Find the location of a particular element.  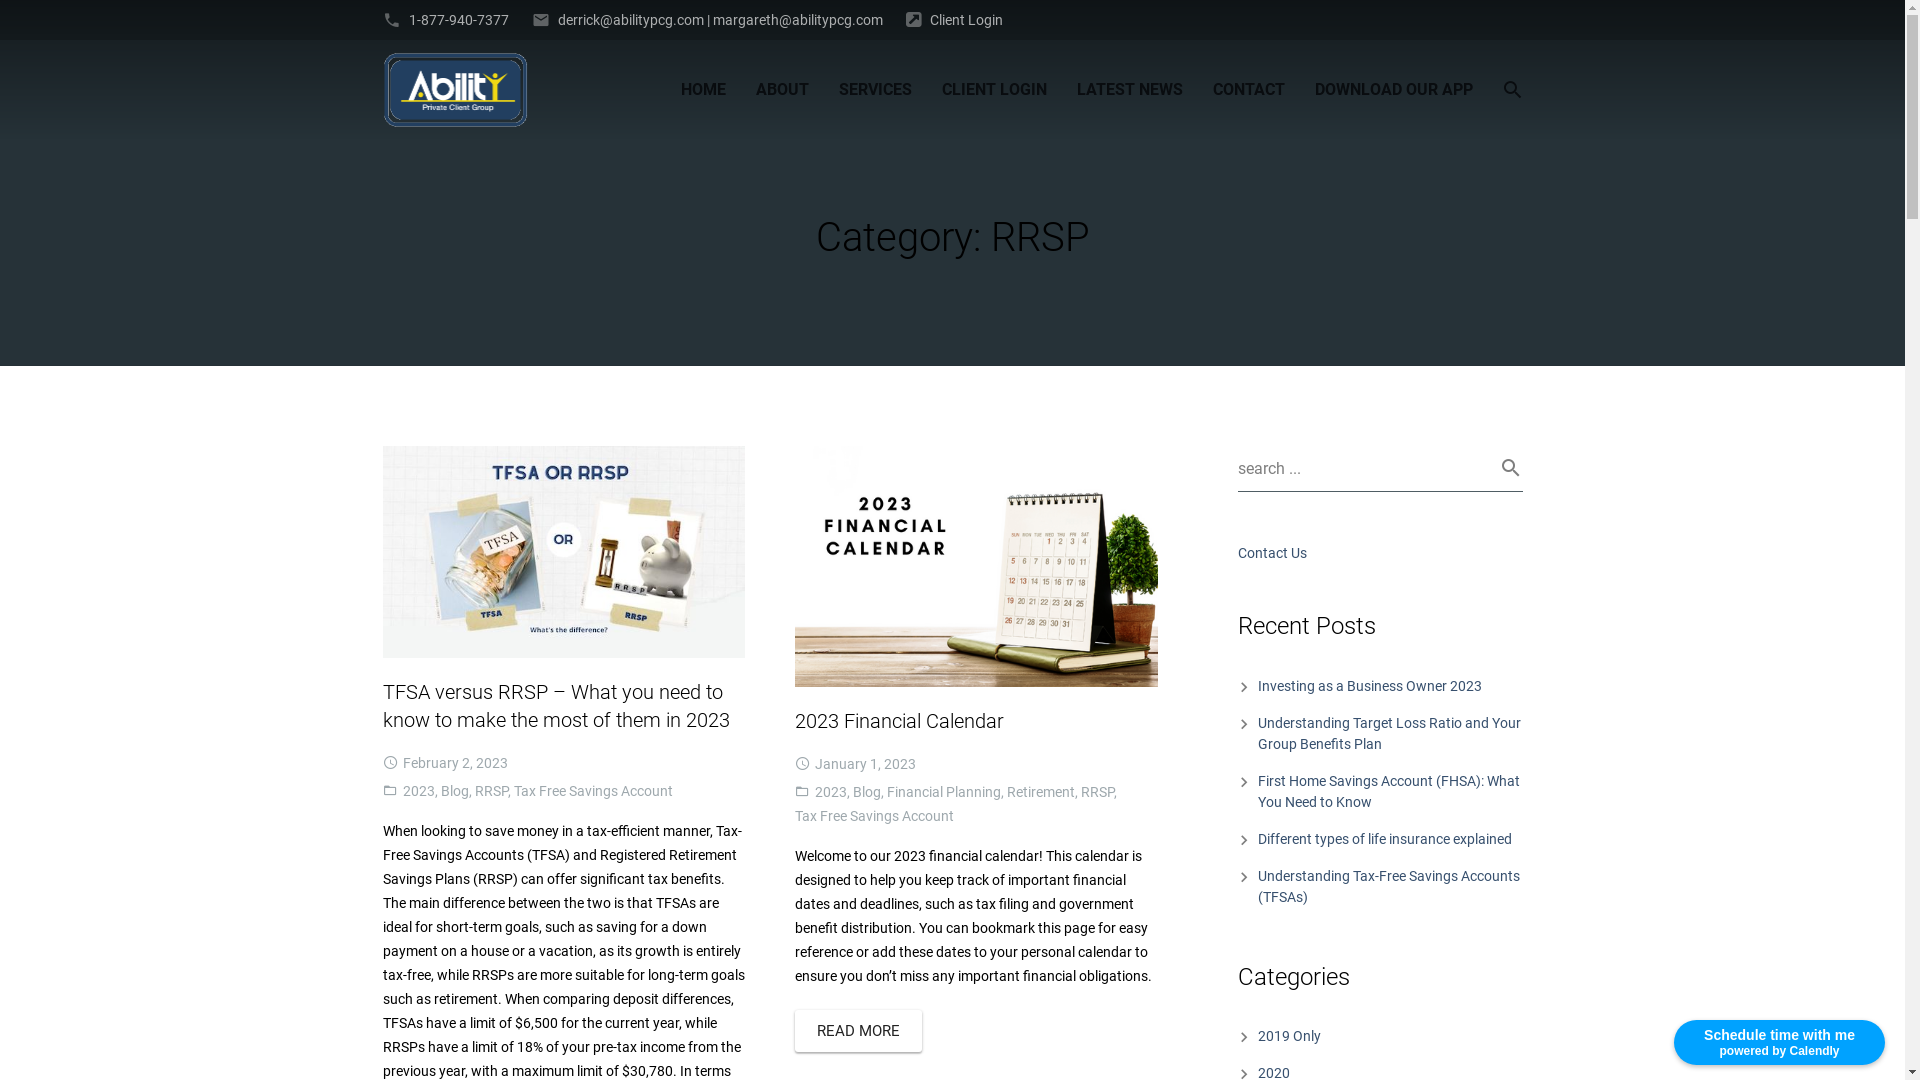

'Understanding Tax-Free Savings Accounts (TFSAs)' is located at coordinates (1387, 885).